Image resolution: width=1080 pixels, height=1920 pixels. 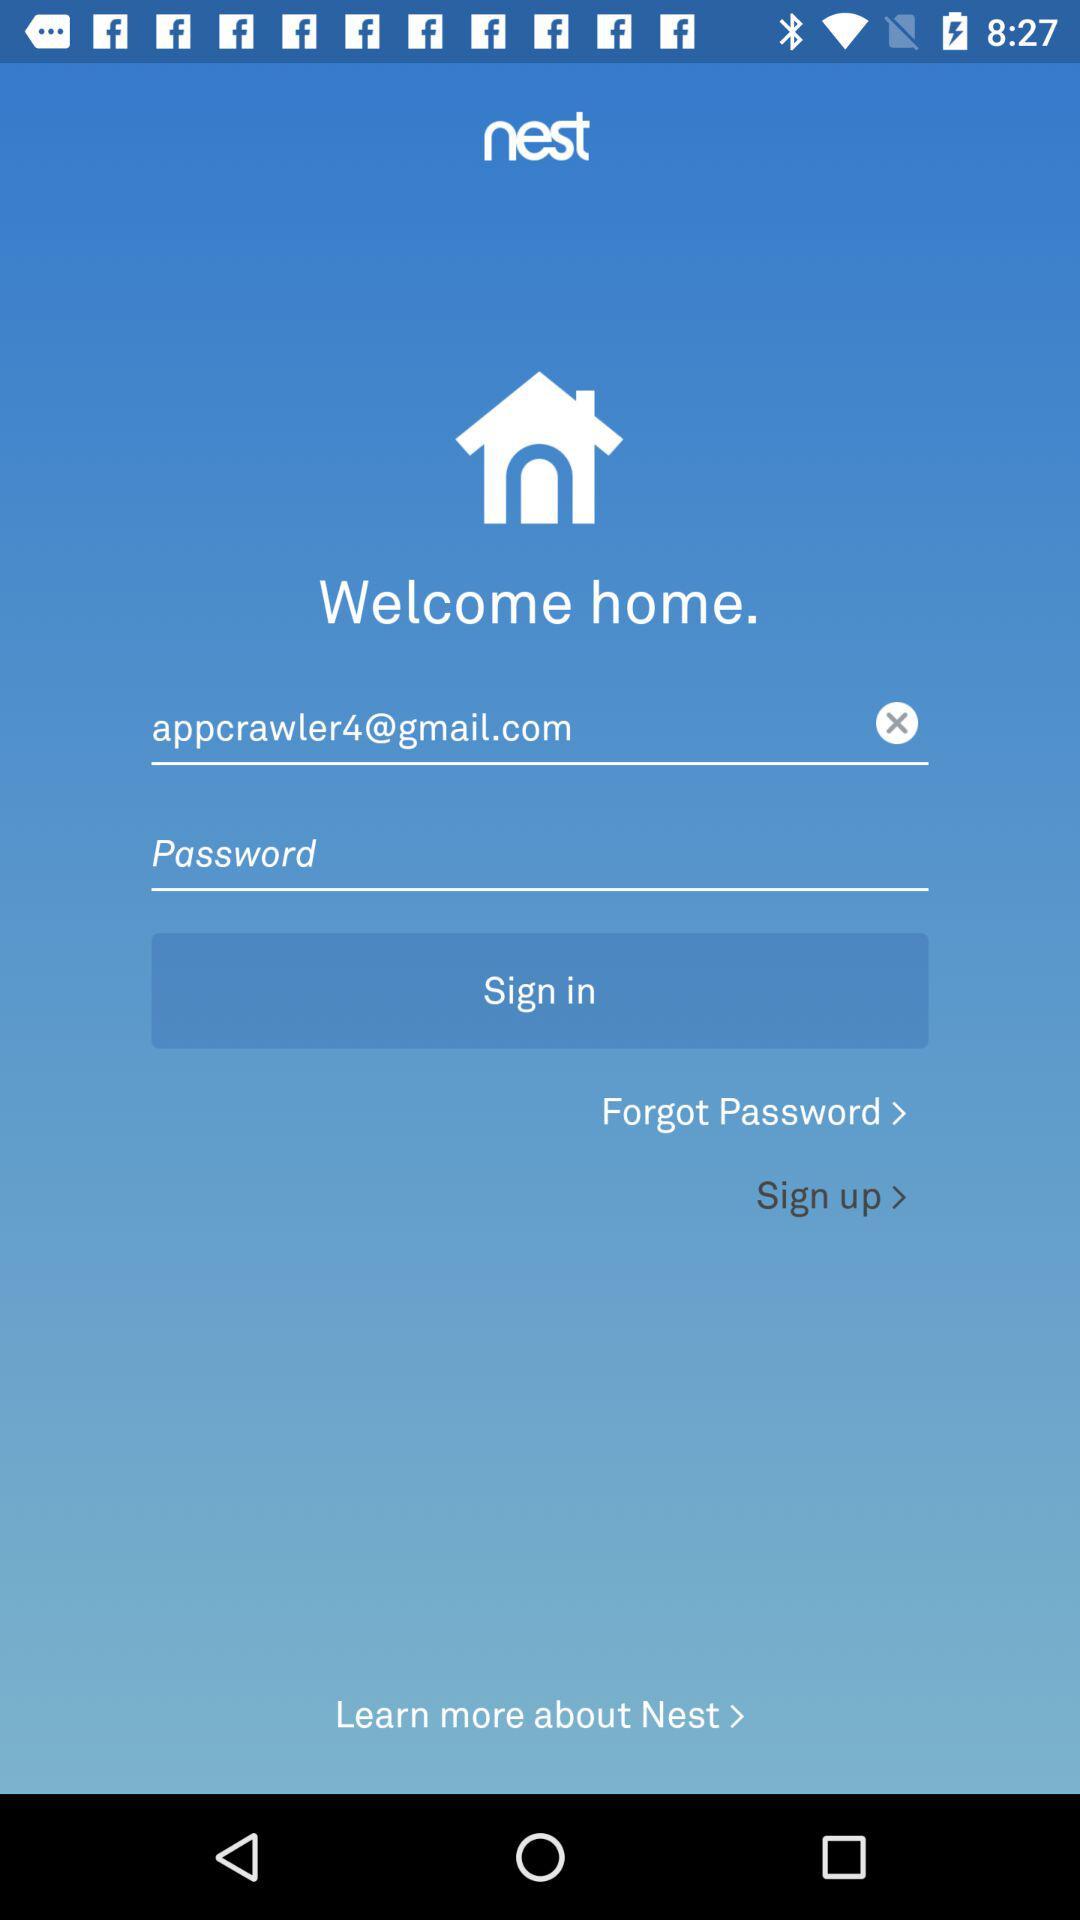 I want to click on the button below sign in, so click(x=540, y=1116).